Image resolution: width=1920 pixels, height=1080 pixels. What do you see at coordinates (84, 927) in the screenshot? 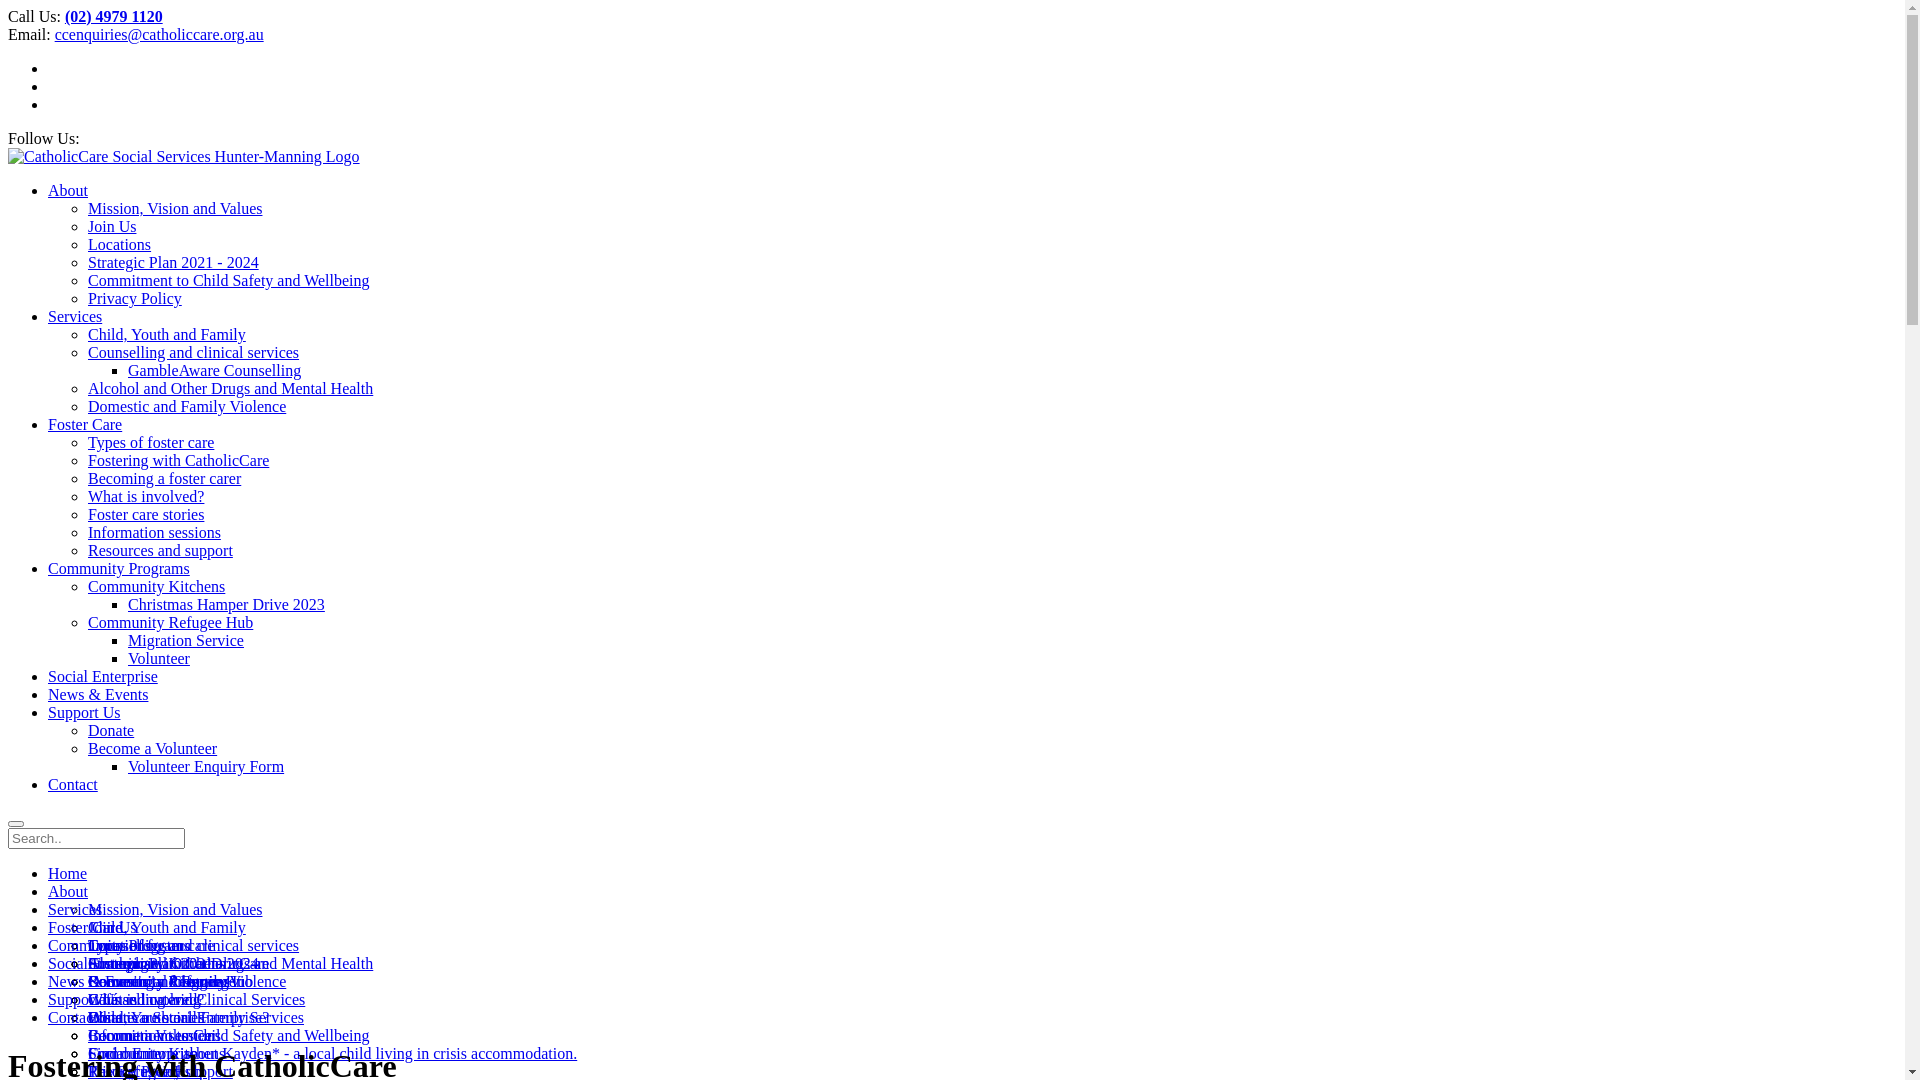
I see `'Foster Care'` at bounding box center [84, 927].